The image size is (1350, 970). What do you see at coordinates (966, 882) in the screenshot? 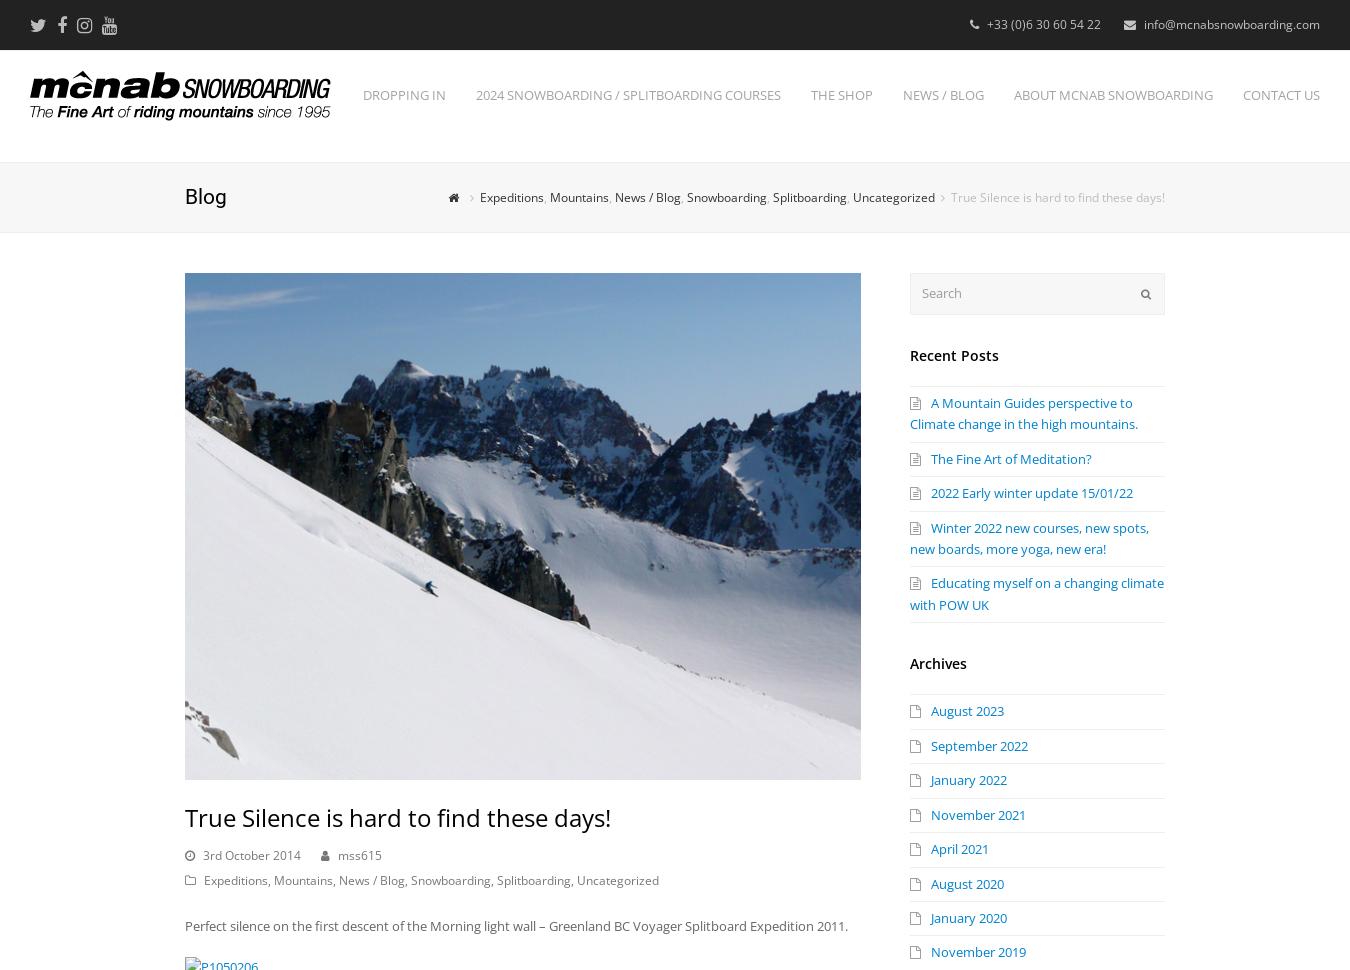
I see `'August 2020'` at bounding box center [966, 882].